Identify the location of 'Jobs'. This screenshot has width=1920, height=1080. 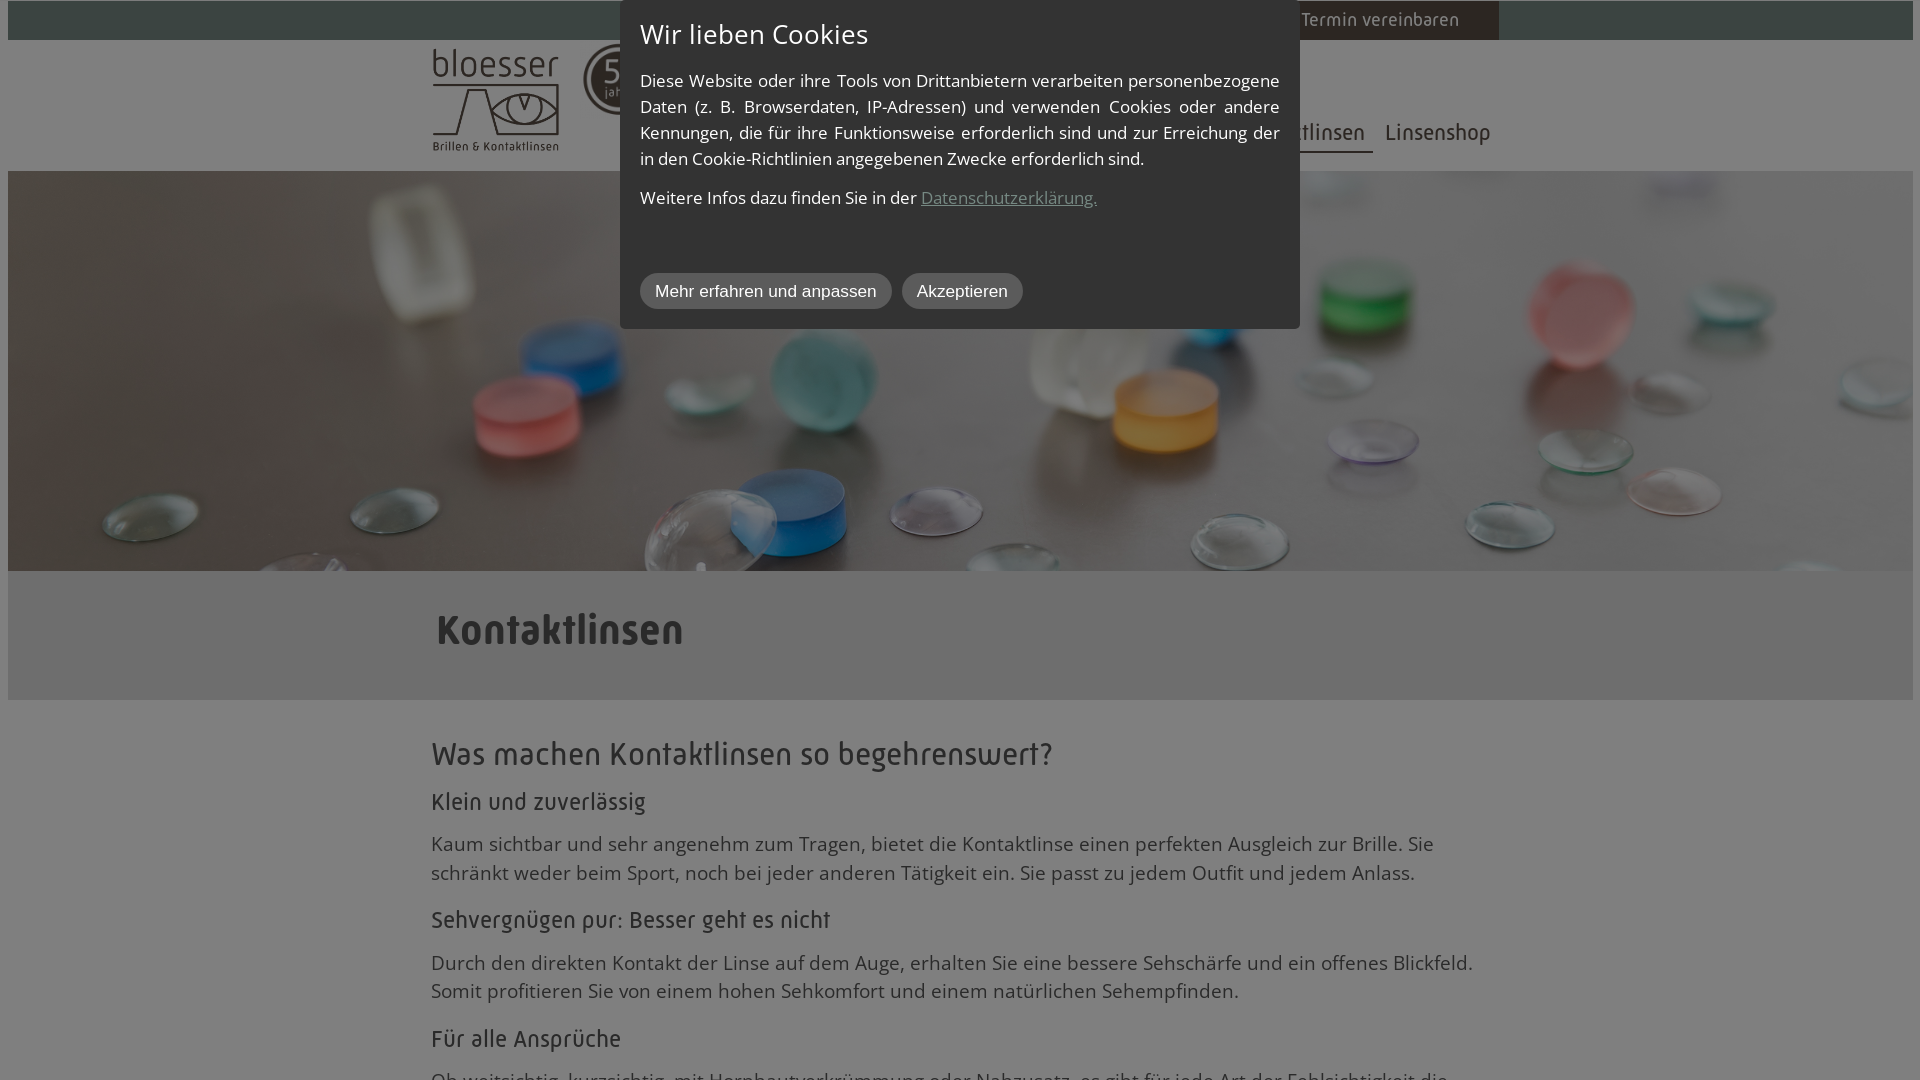
(1108, 19).